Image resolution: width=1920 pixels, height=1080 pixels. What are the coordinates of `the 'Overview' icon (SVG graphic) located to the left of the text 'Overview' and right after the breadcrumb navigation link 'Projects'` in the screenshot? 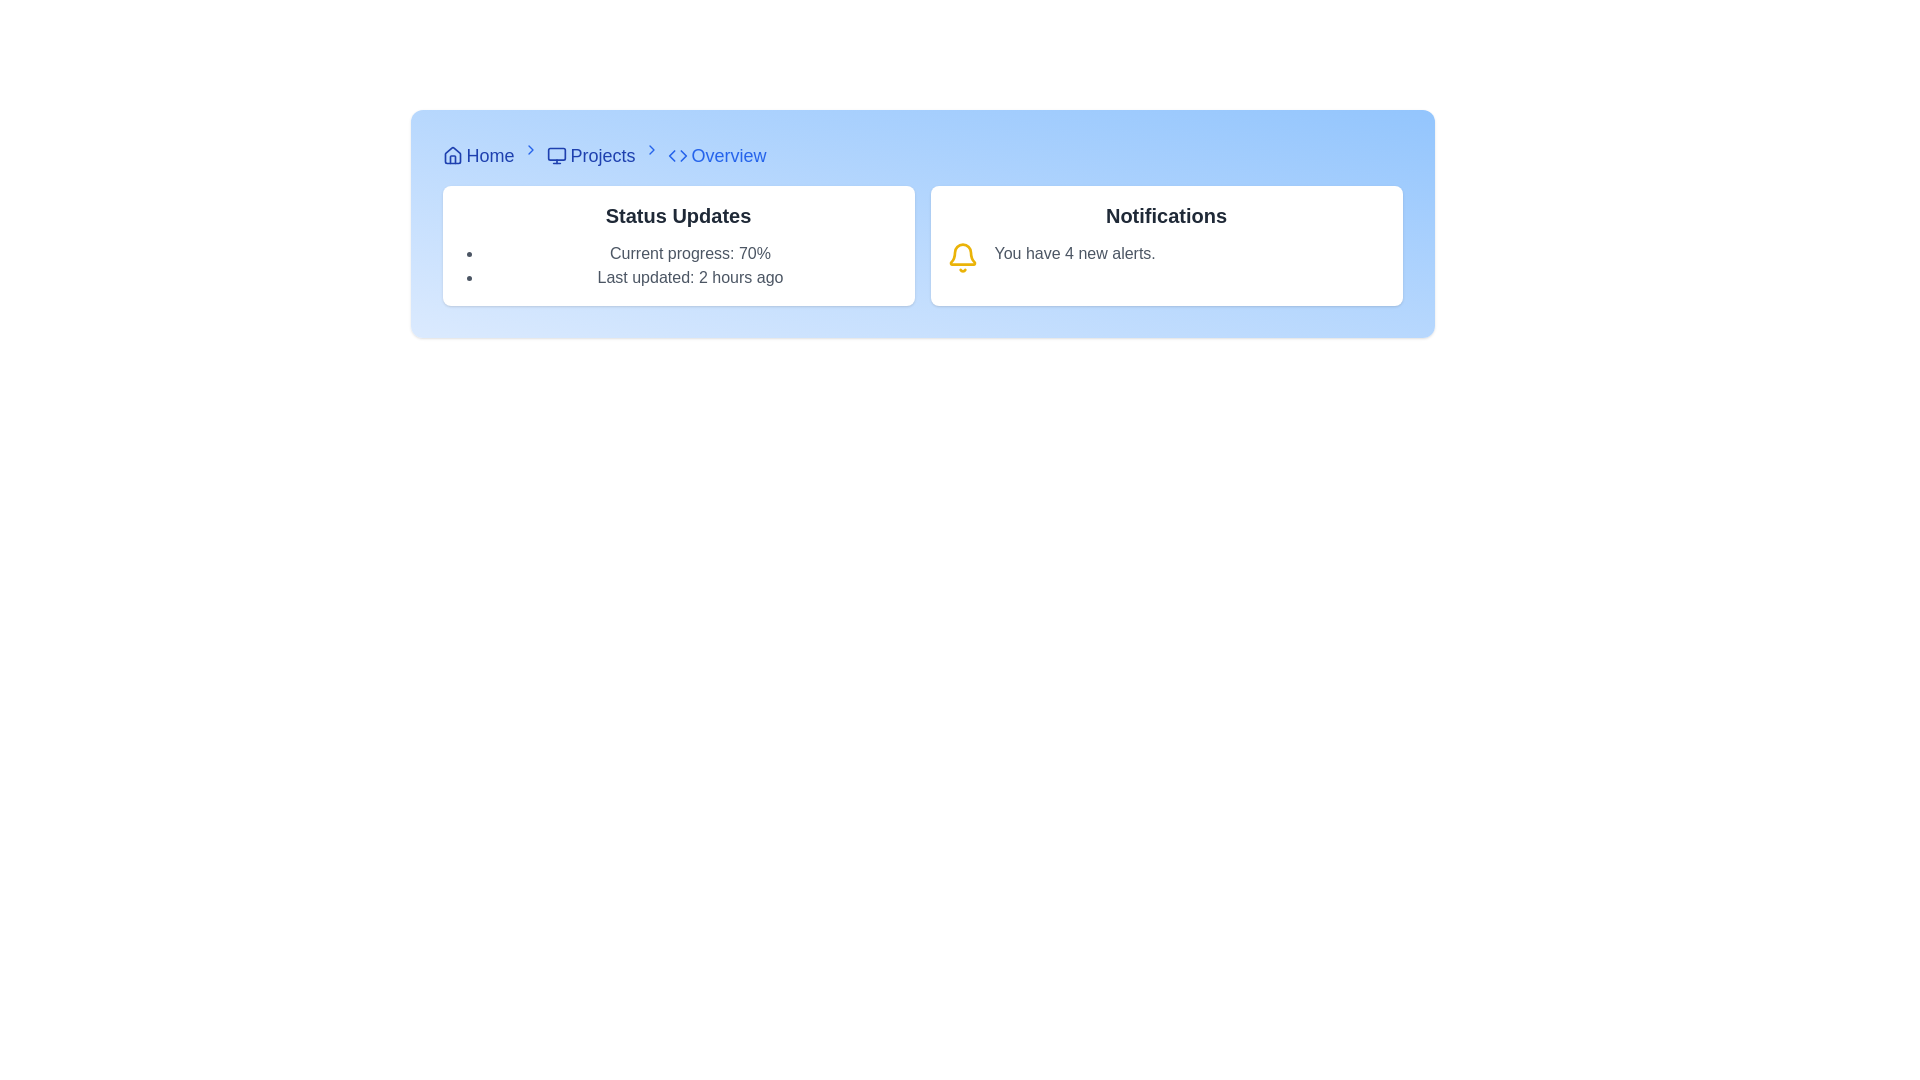 It's located at (677, 154).